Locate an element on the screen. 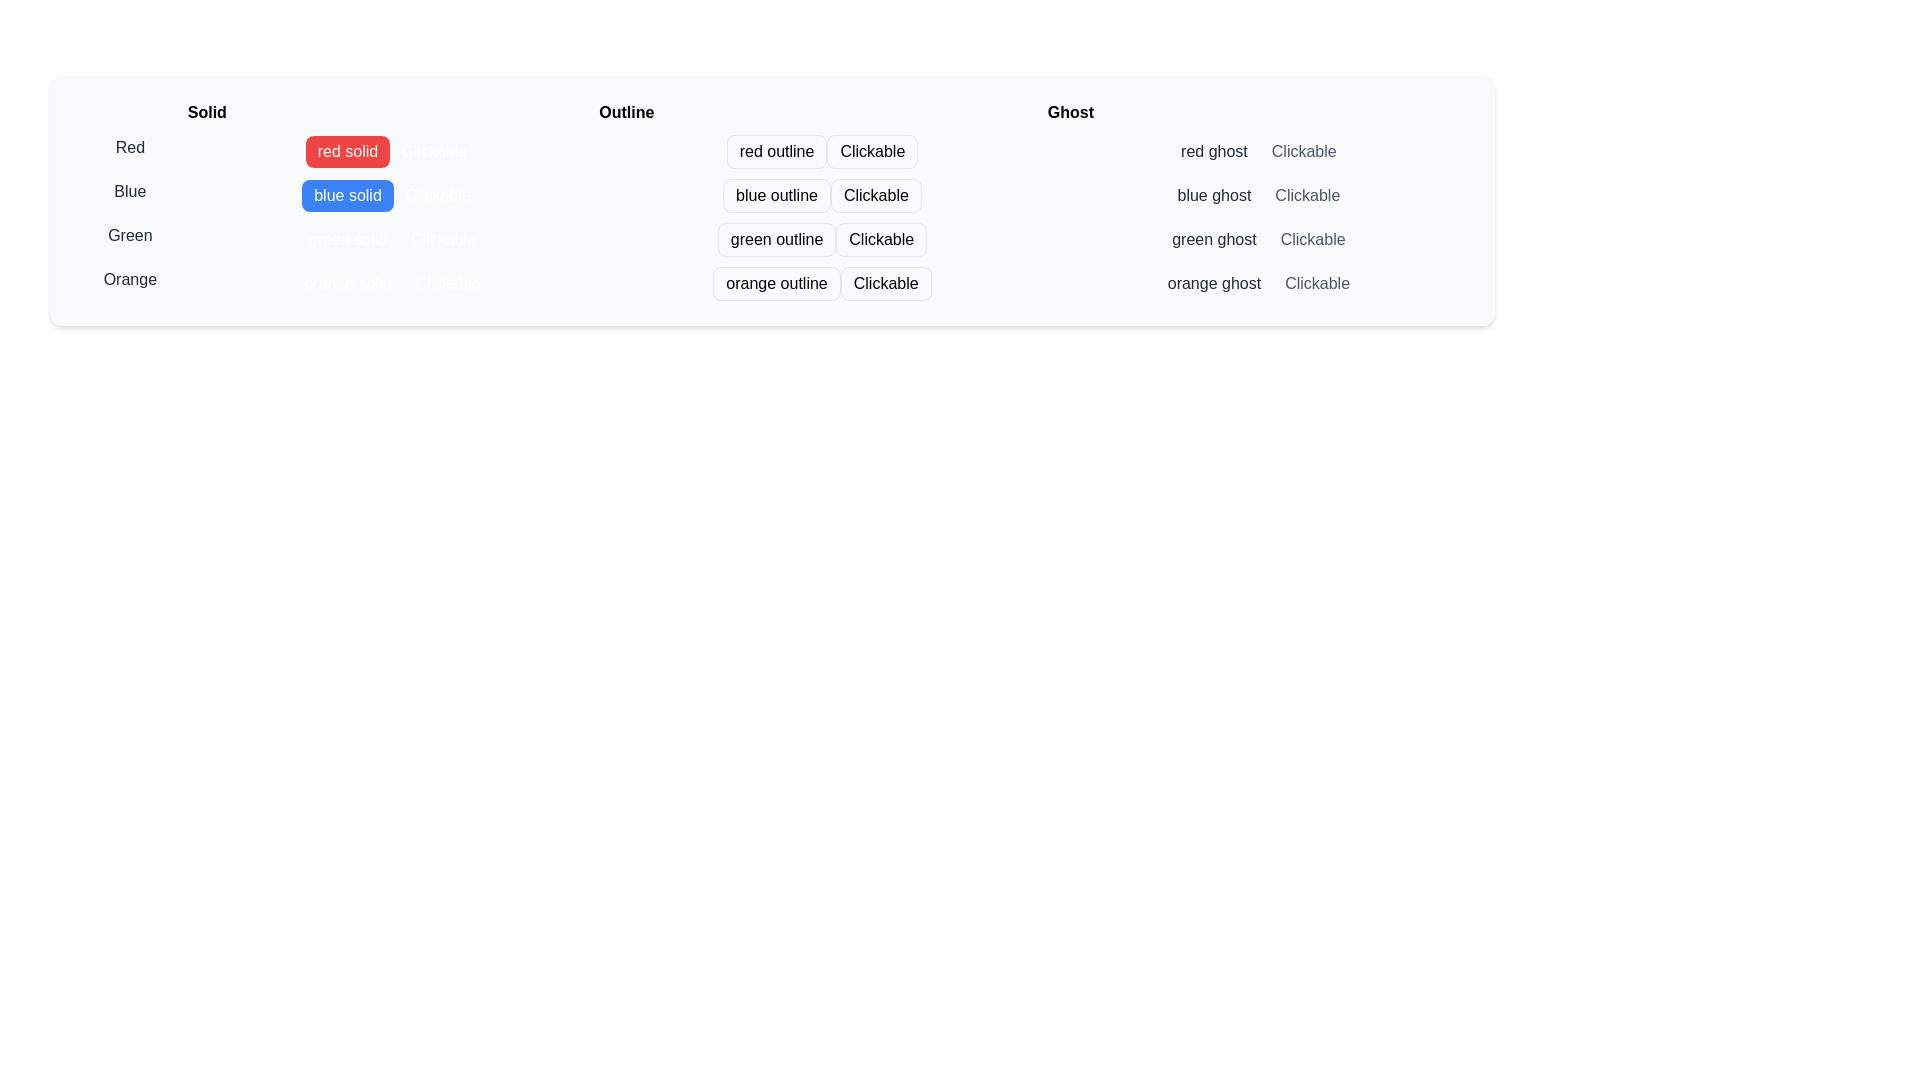 Image resolution: width=1920 pixels, height=1080 pixels. the text label located in the leftmost column under the category 'Solid' and in the fourth row of text entries is located at coordinates (129, 280).